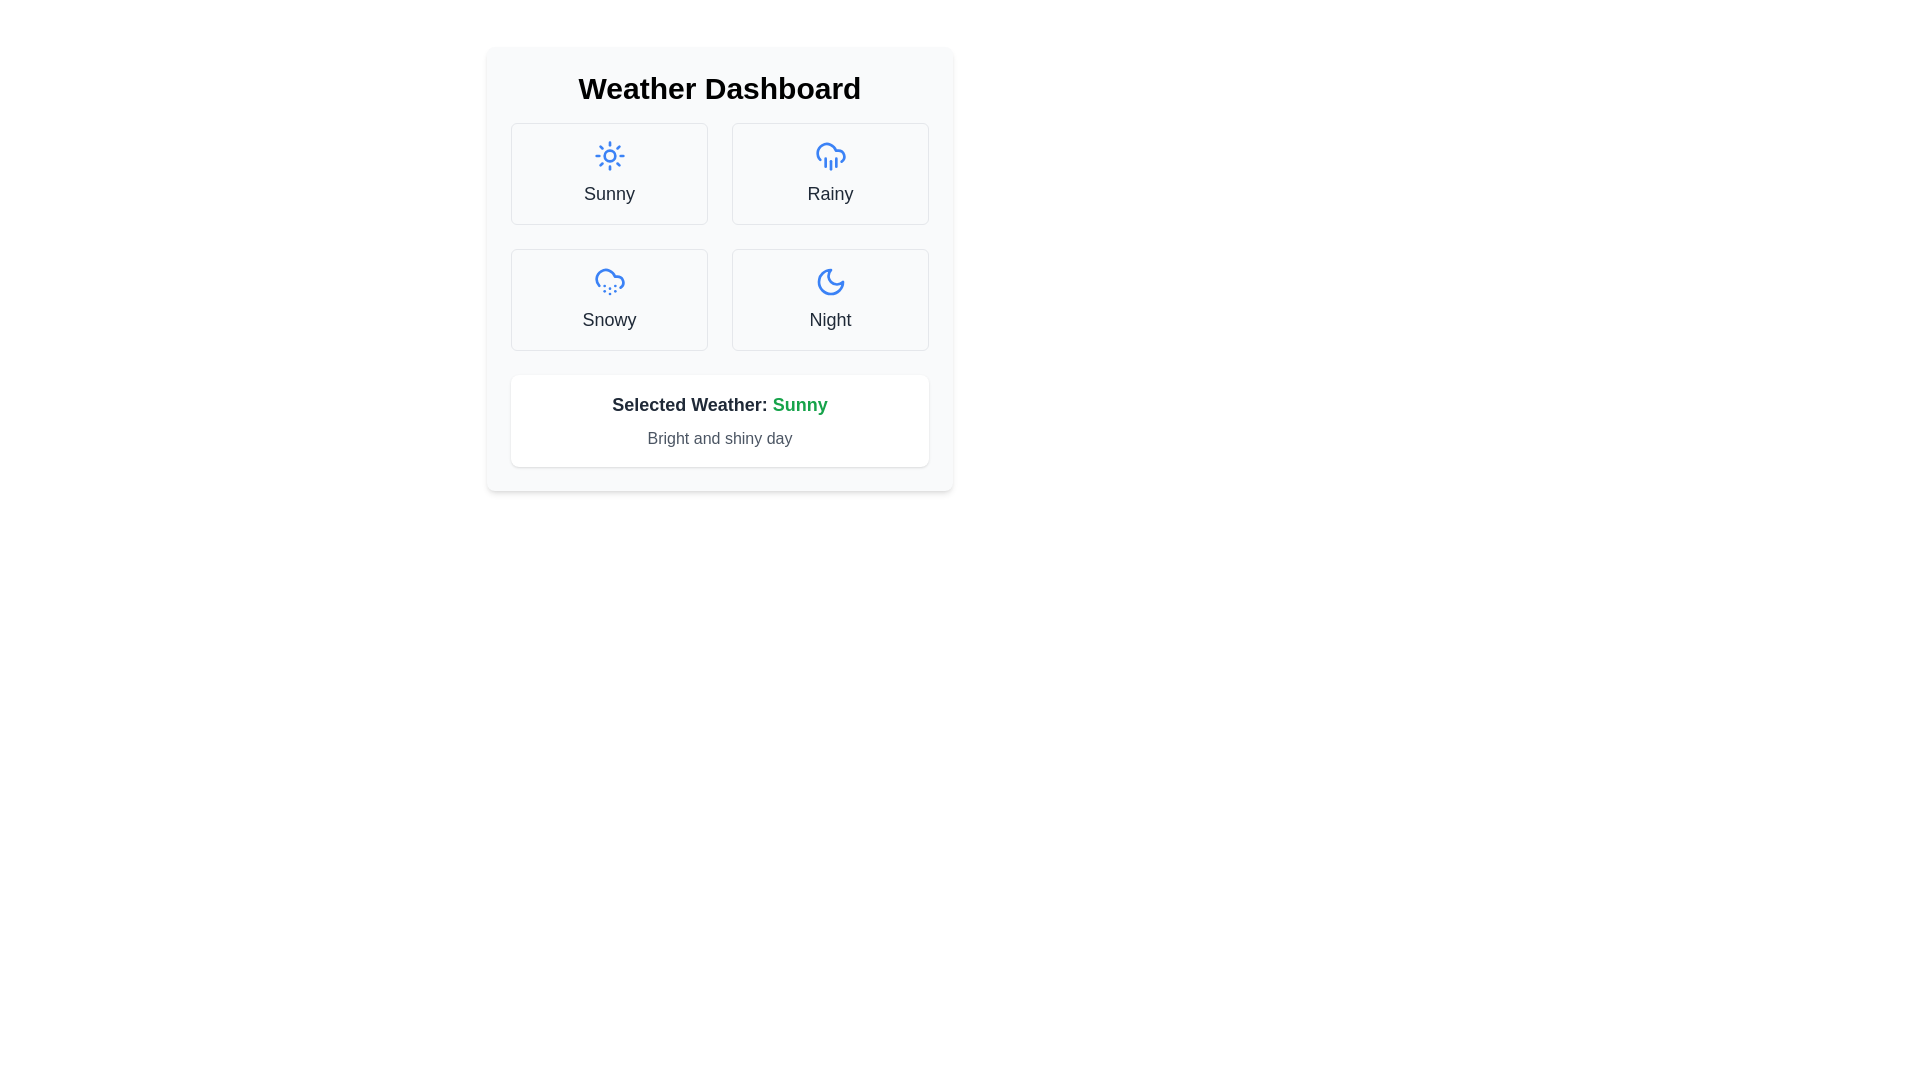  I want to click on the 'Snowy' button located in the bottom-left of the grid layout, so click(608, 300).